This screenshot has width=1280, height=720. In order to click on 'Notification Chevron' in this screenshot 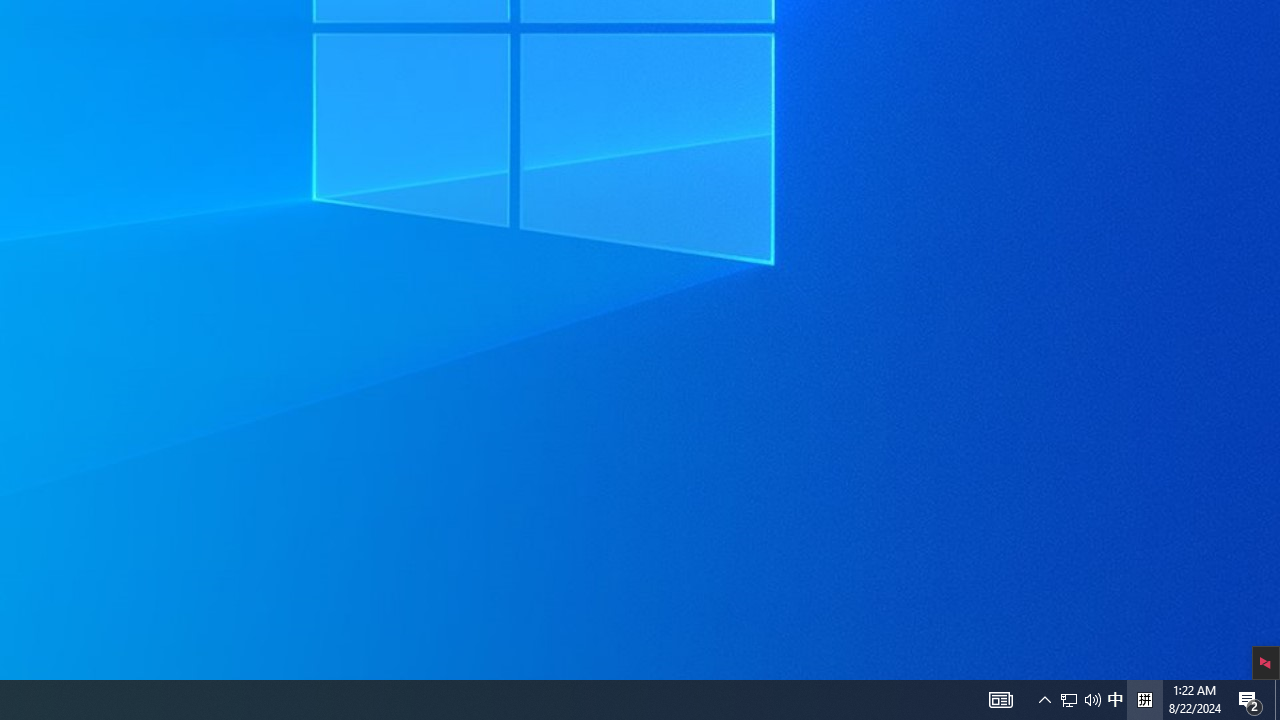, I will do `click(1044, 698)`.